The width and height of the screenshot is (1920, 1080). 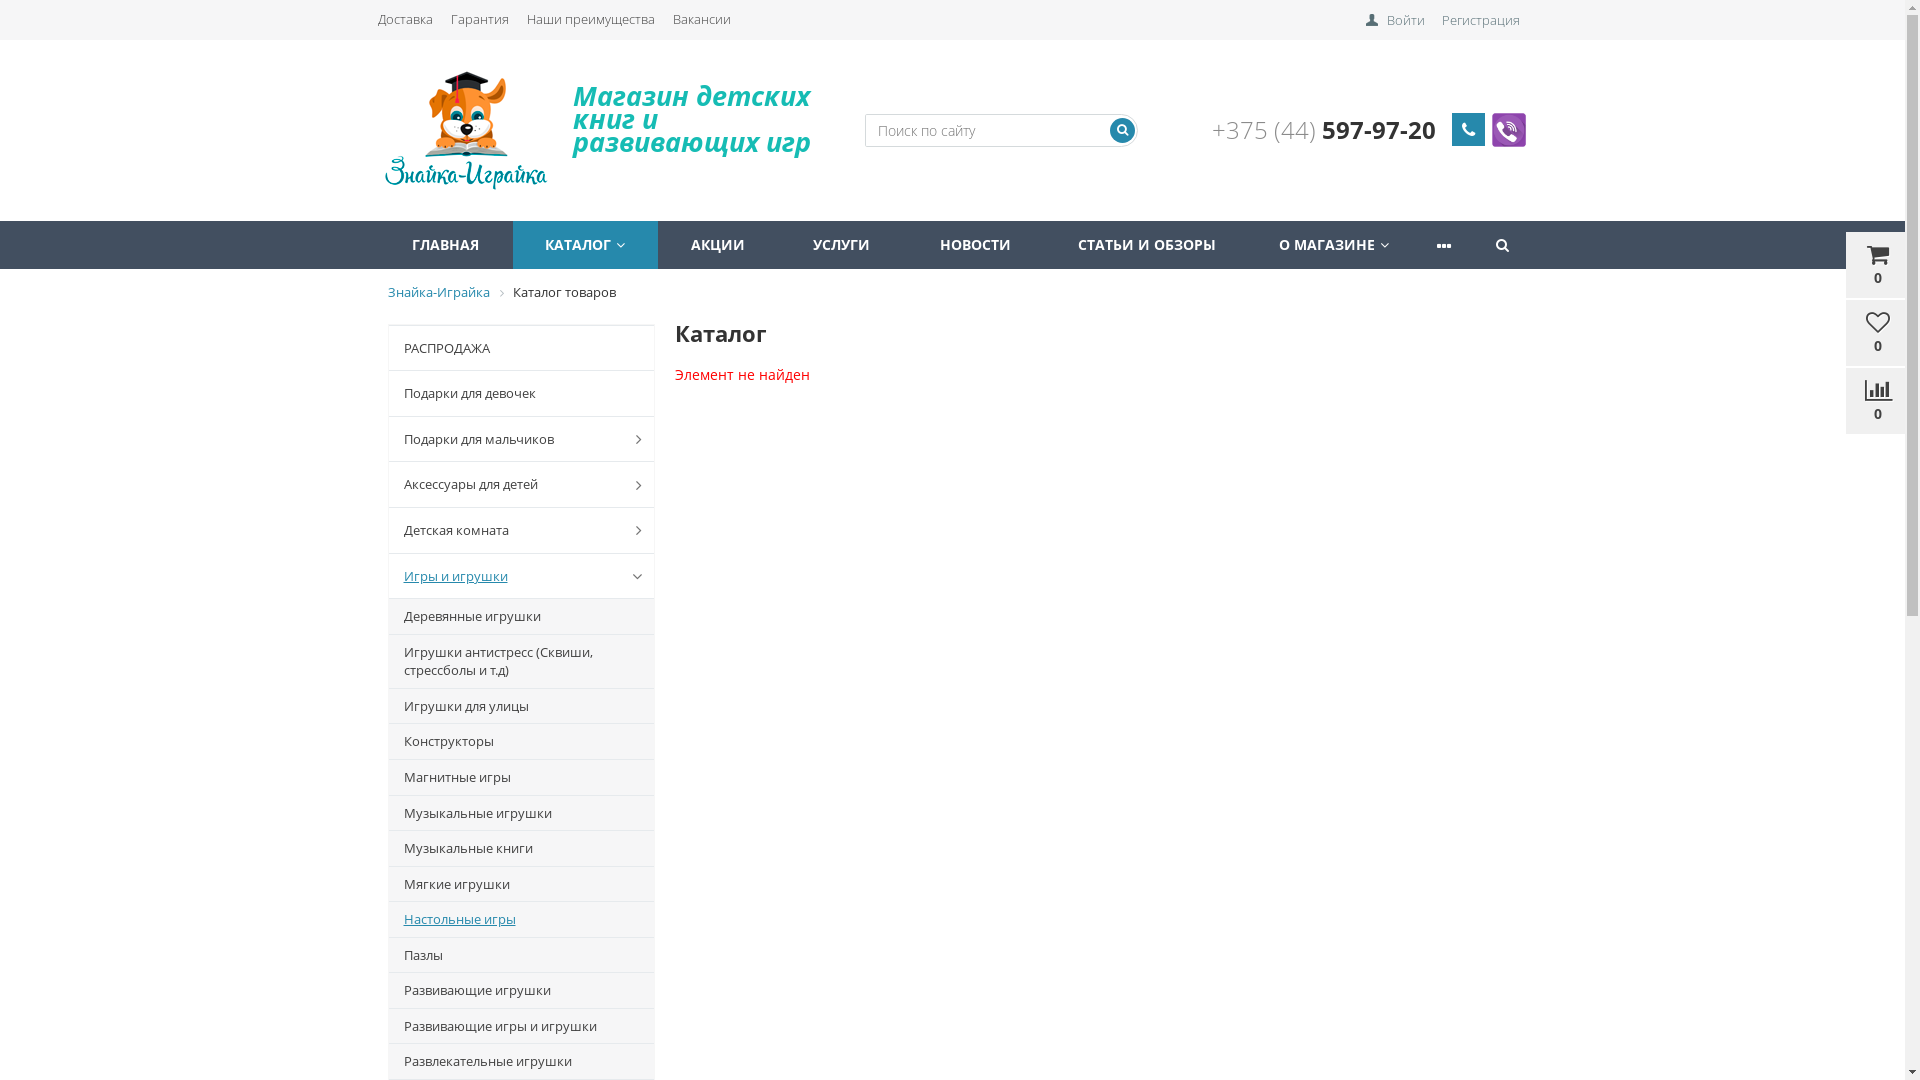 What do you see at coordinates (1876, 401) in the screenshot?
I see `'0'` at bounding box center [1876, 401].